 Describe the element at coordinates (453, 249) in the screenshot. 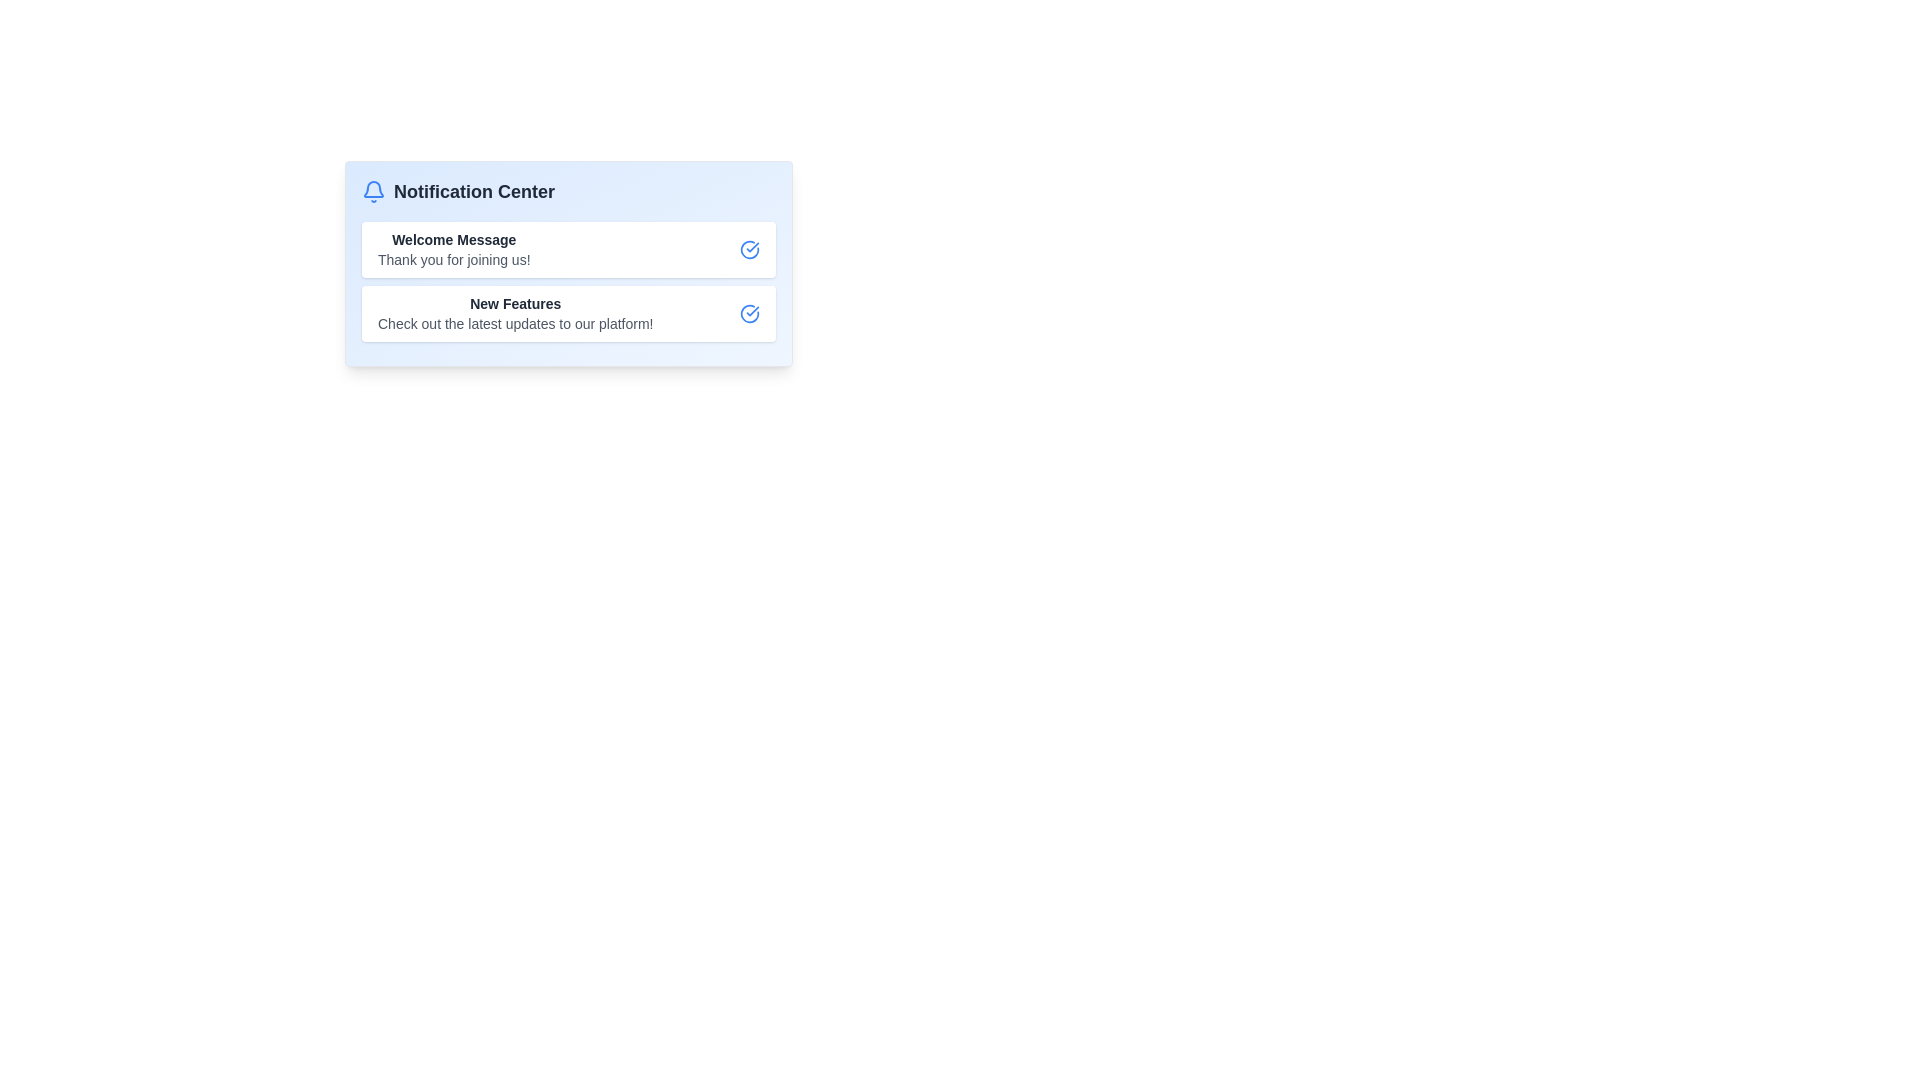

I see `the text display component containing 'Welcome Message' and 'Thank you for joining us!' that is styled with distinct formatting and located in the upper-middle part of the light-blue notification center card` at that location.